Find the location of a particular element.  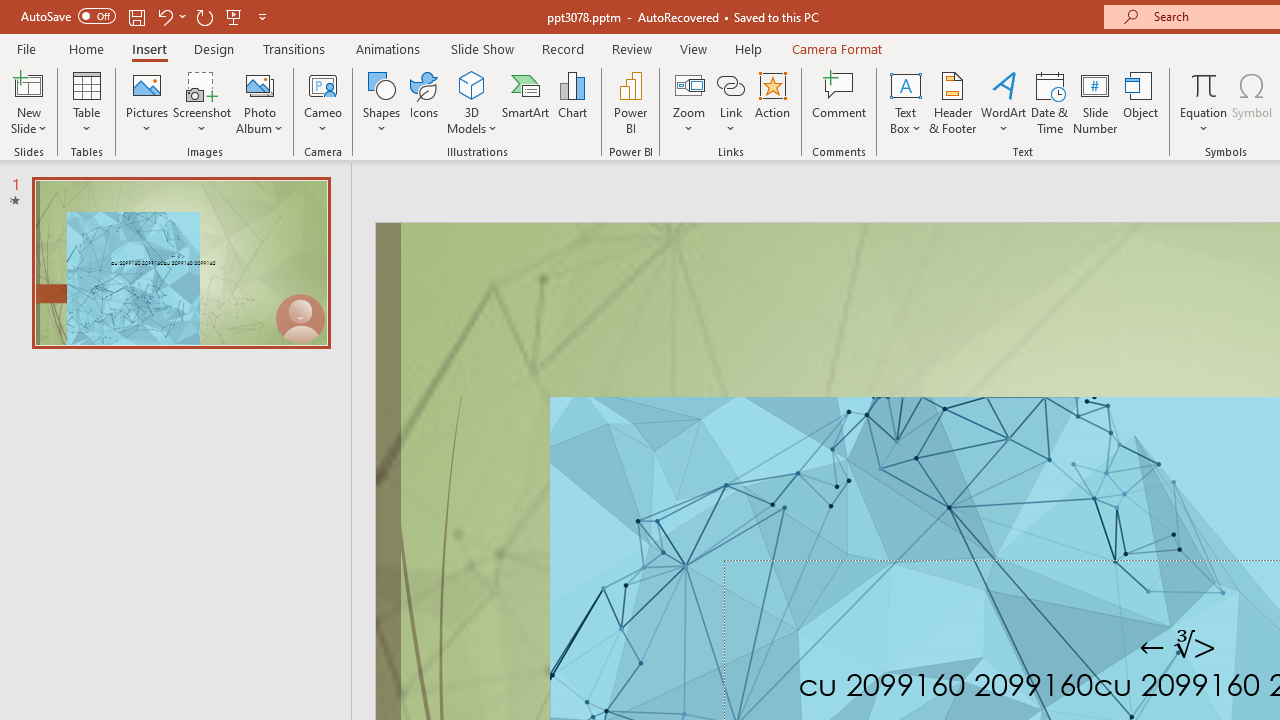

'Chart...' is located at coordinates (571, 103).